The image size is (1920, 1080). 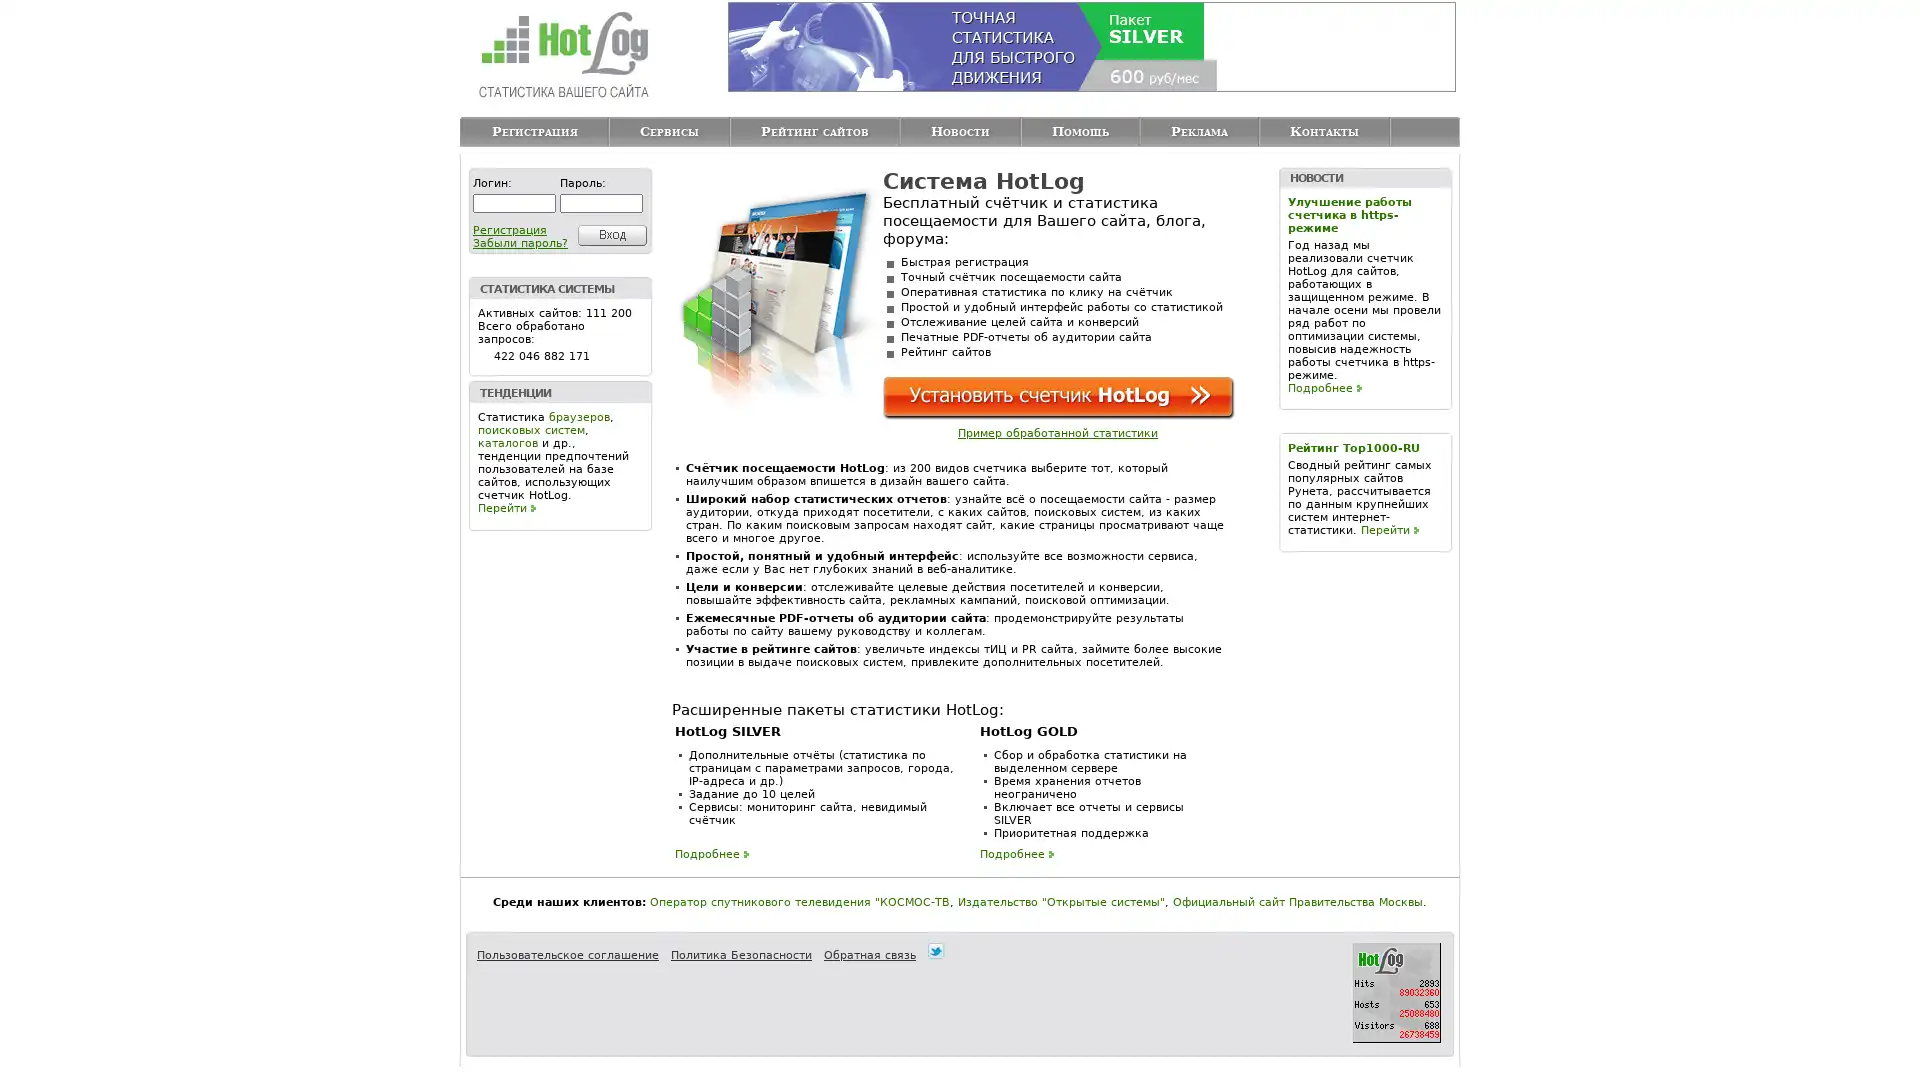 What do you see at coordinates (608, 234) in the screenshot?
I see `Submit` at bounding box center [608, 234].